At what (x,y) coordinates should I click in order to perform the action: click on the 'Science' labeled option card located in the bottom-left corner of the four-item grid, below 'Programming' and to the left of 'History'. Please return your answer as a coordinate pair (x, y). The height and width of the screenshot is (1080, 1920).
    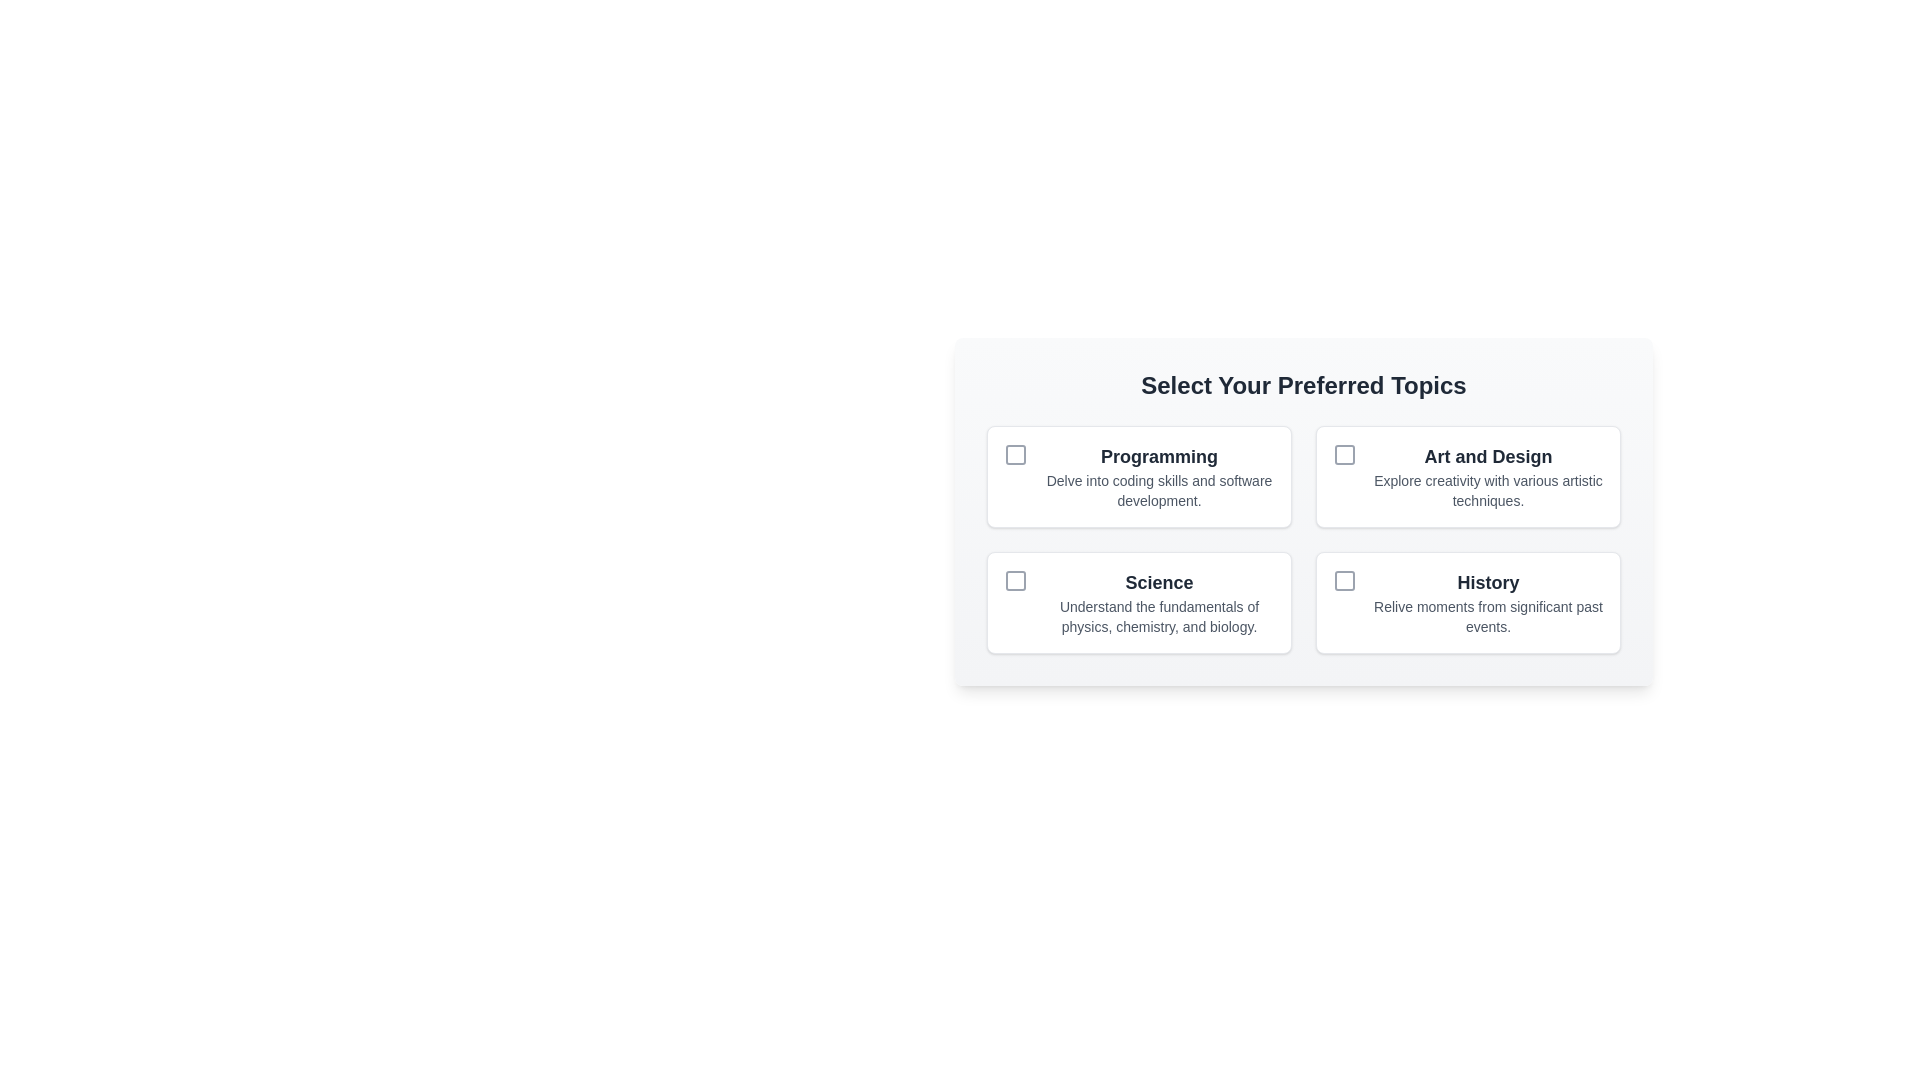
    Looking at the image, I should click on (1159, 601).